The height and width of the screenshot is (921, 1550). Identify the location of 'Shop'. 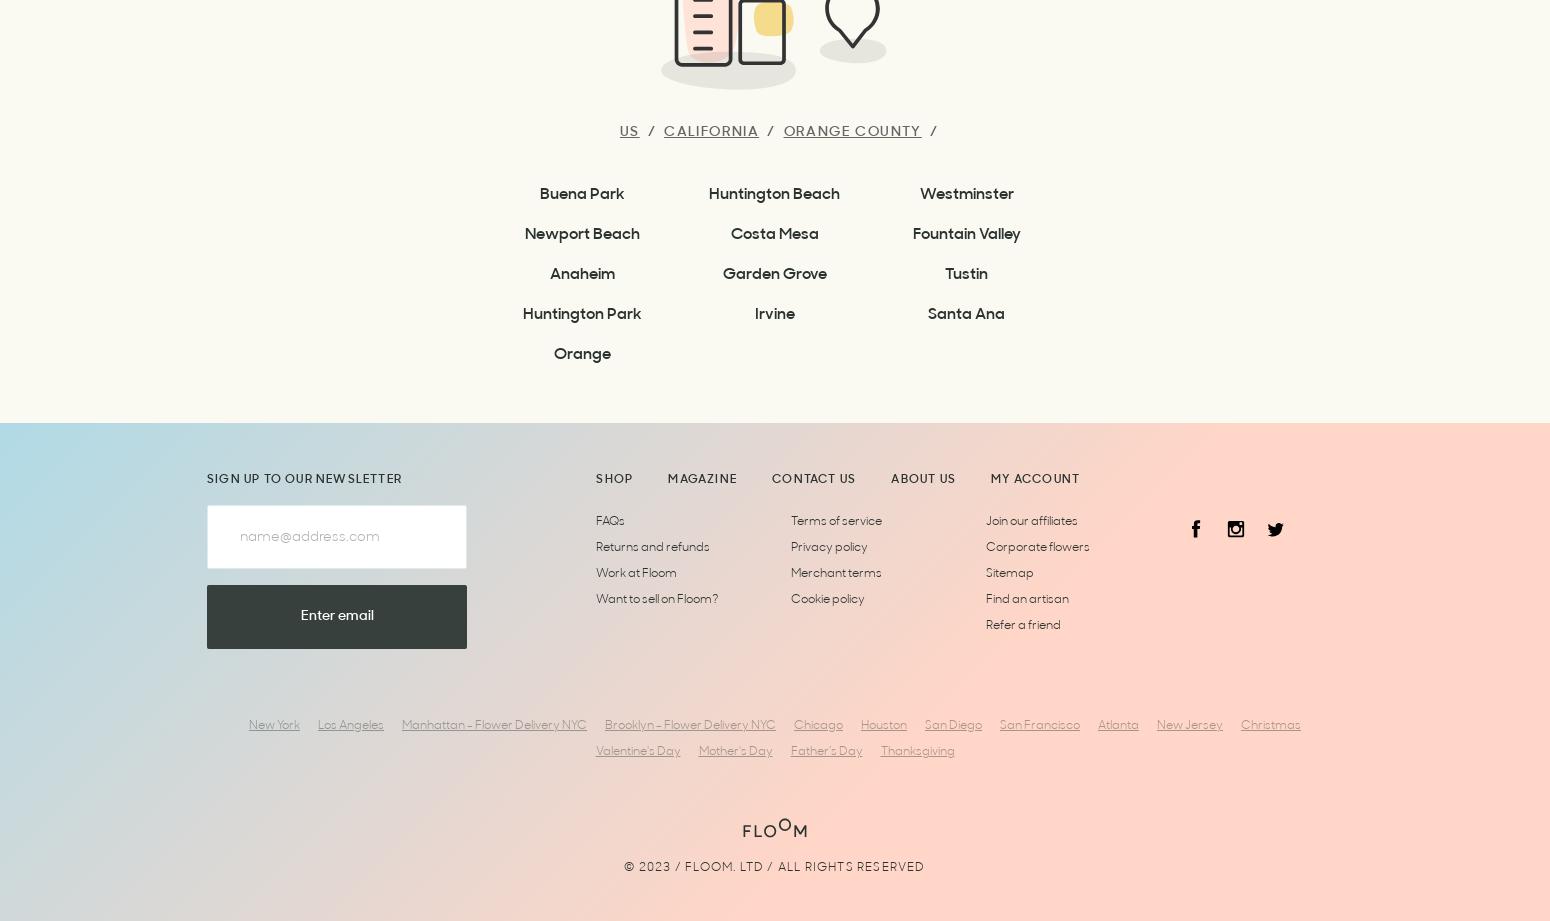
(595, 479).